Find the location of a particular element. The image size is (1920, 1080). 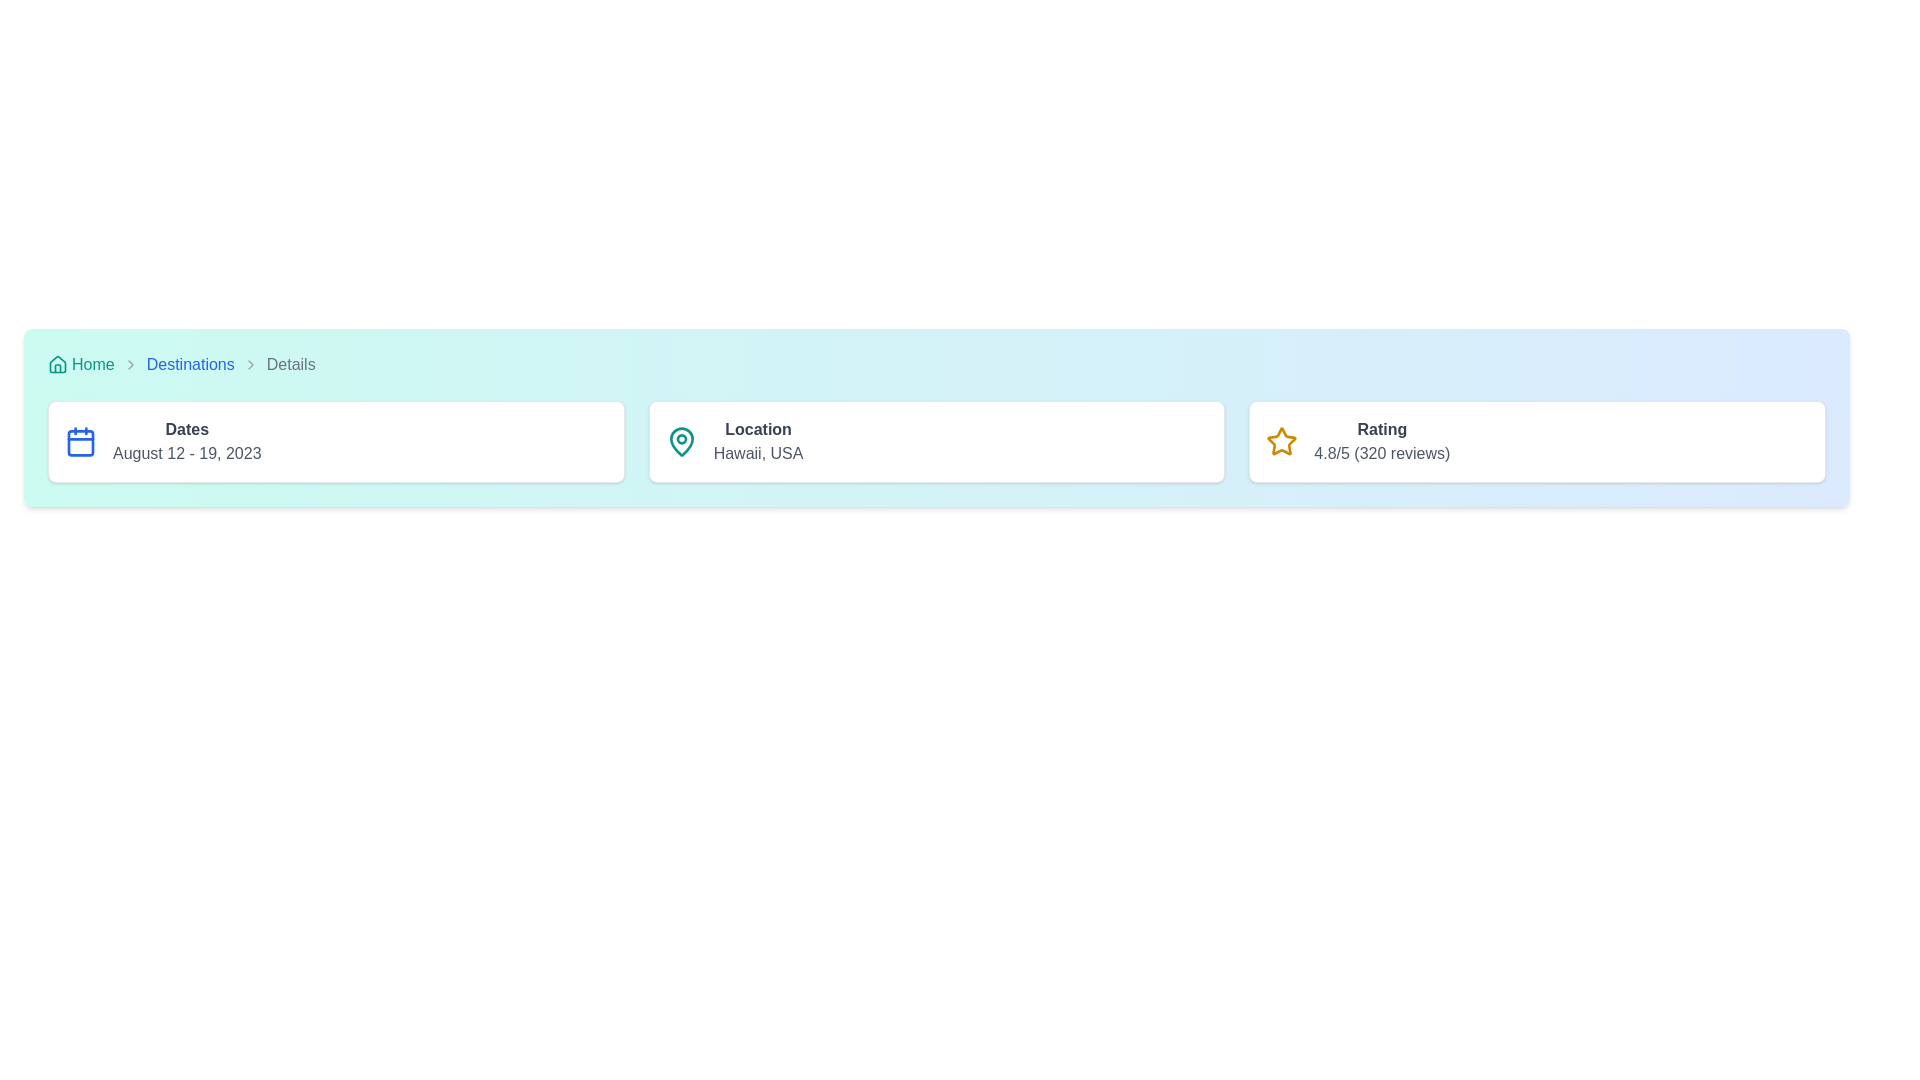

contents of the Text label displaying location information for 'Hawaii, USA', which is located in the middle card section between the 'Dates' card and the 'Rating' card is located at coordinates (757, 441).